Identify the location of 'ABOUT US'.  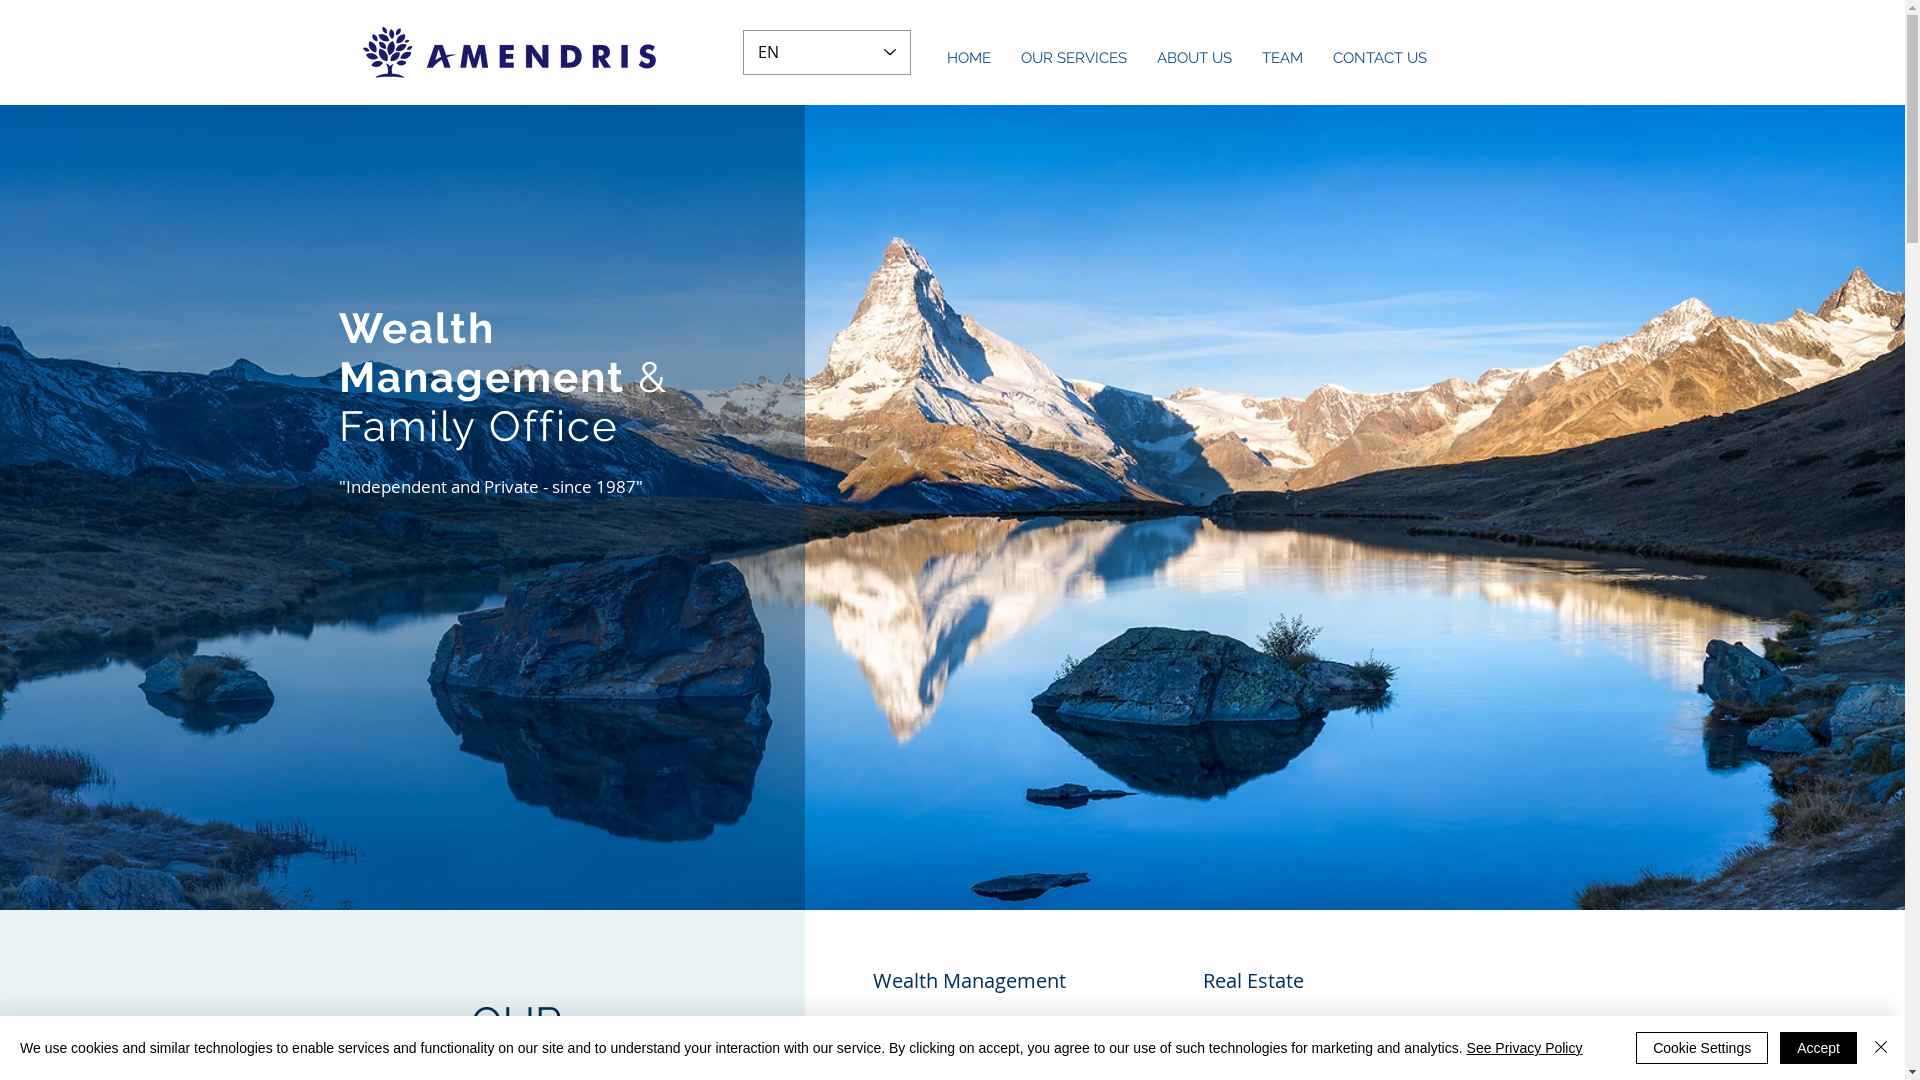
(1194, 56).